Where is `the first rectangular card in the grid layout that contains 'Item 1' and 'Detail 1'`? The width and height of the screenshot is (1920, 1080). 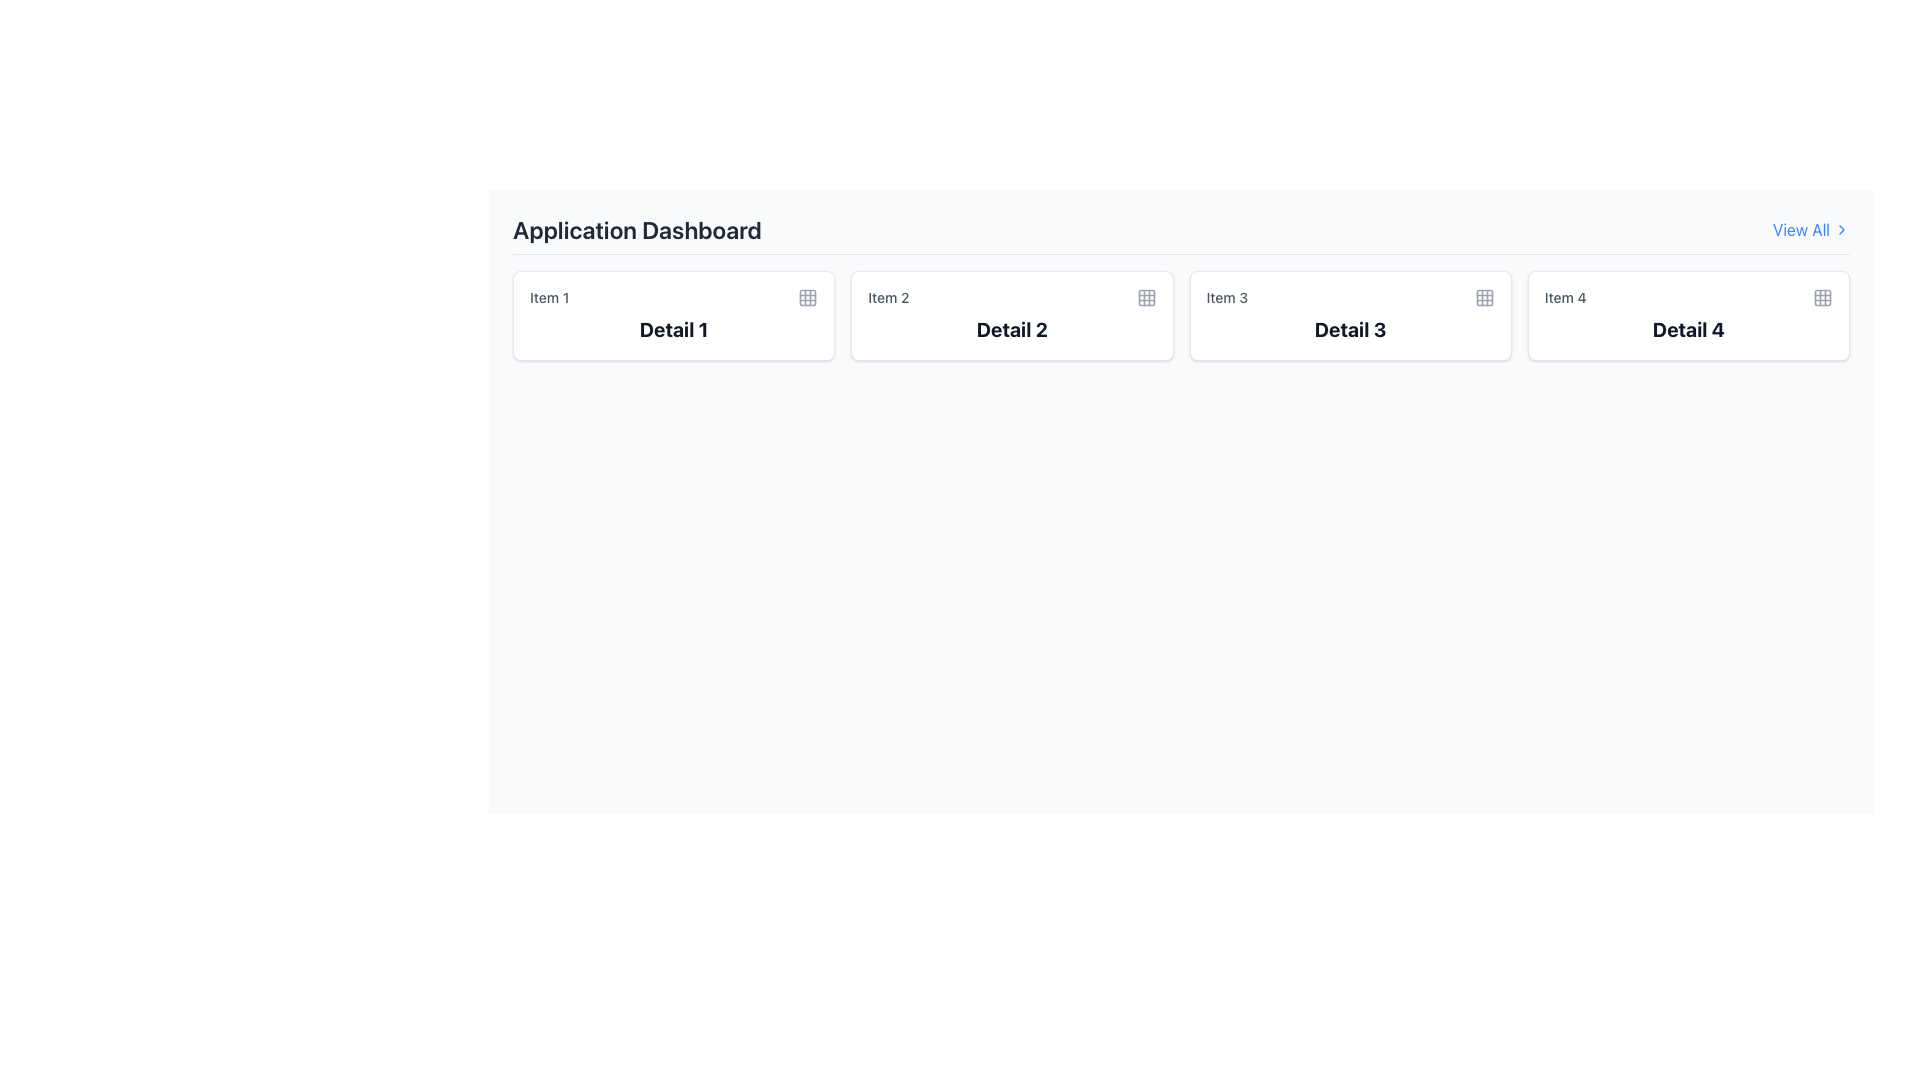 the first rectangular card in the grid layout that contains 'Item 1' and 'Detail 1' is located at coordinates (674, 315).